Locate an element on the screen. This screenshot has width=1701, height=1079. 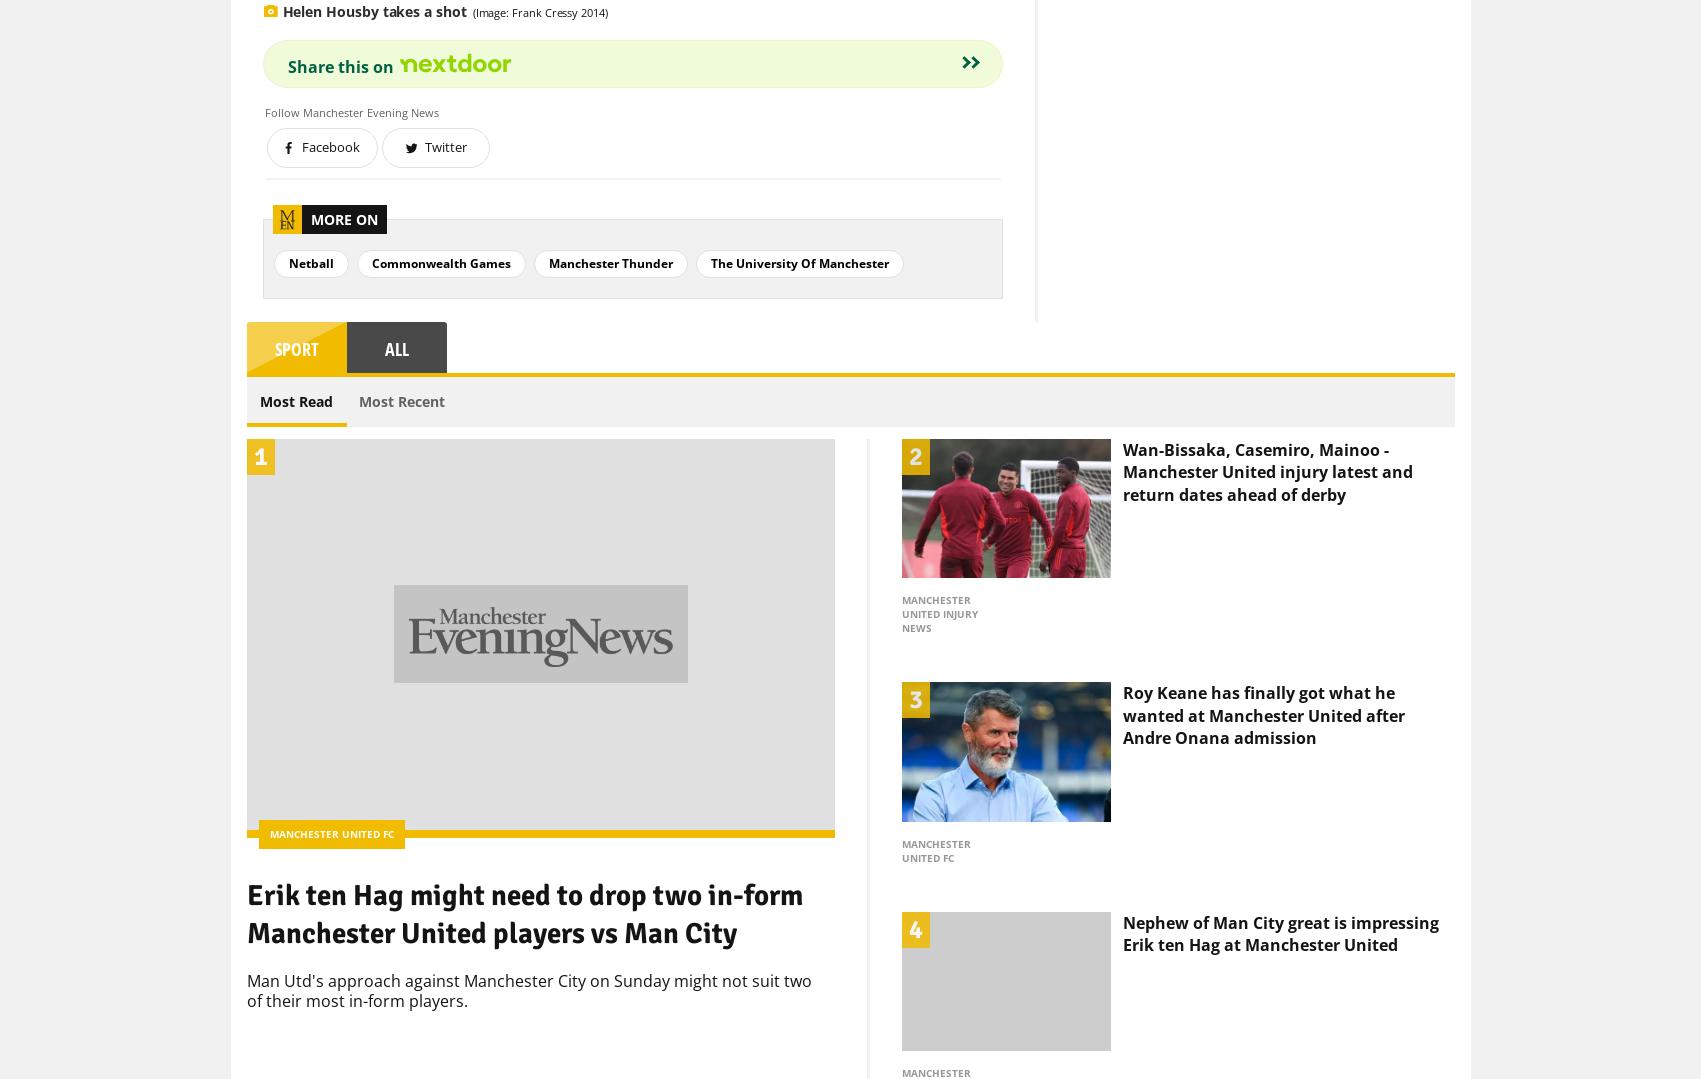
'Commonwealth Games' is located at coordinates (369, 228).